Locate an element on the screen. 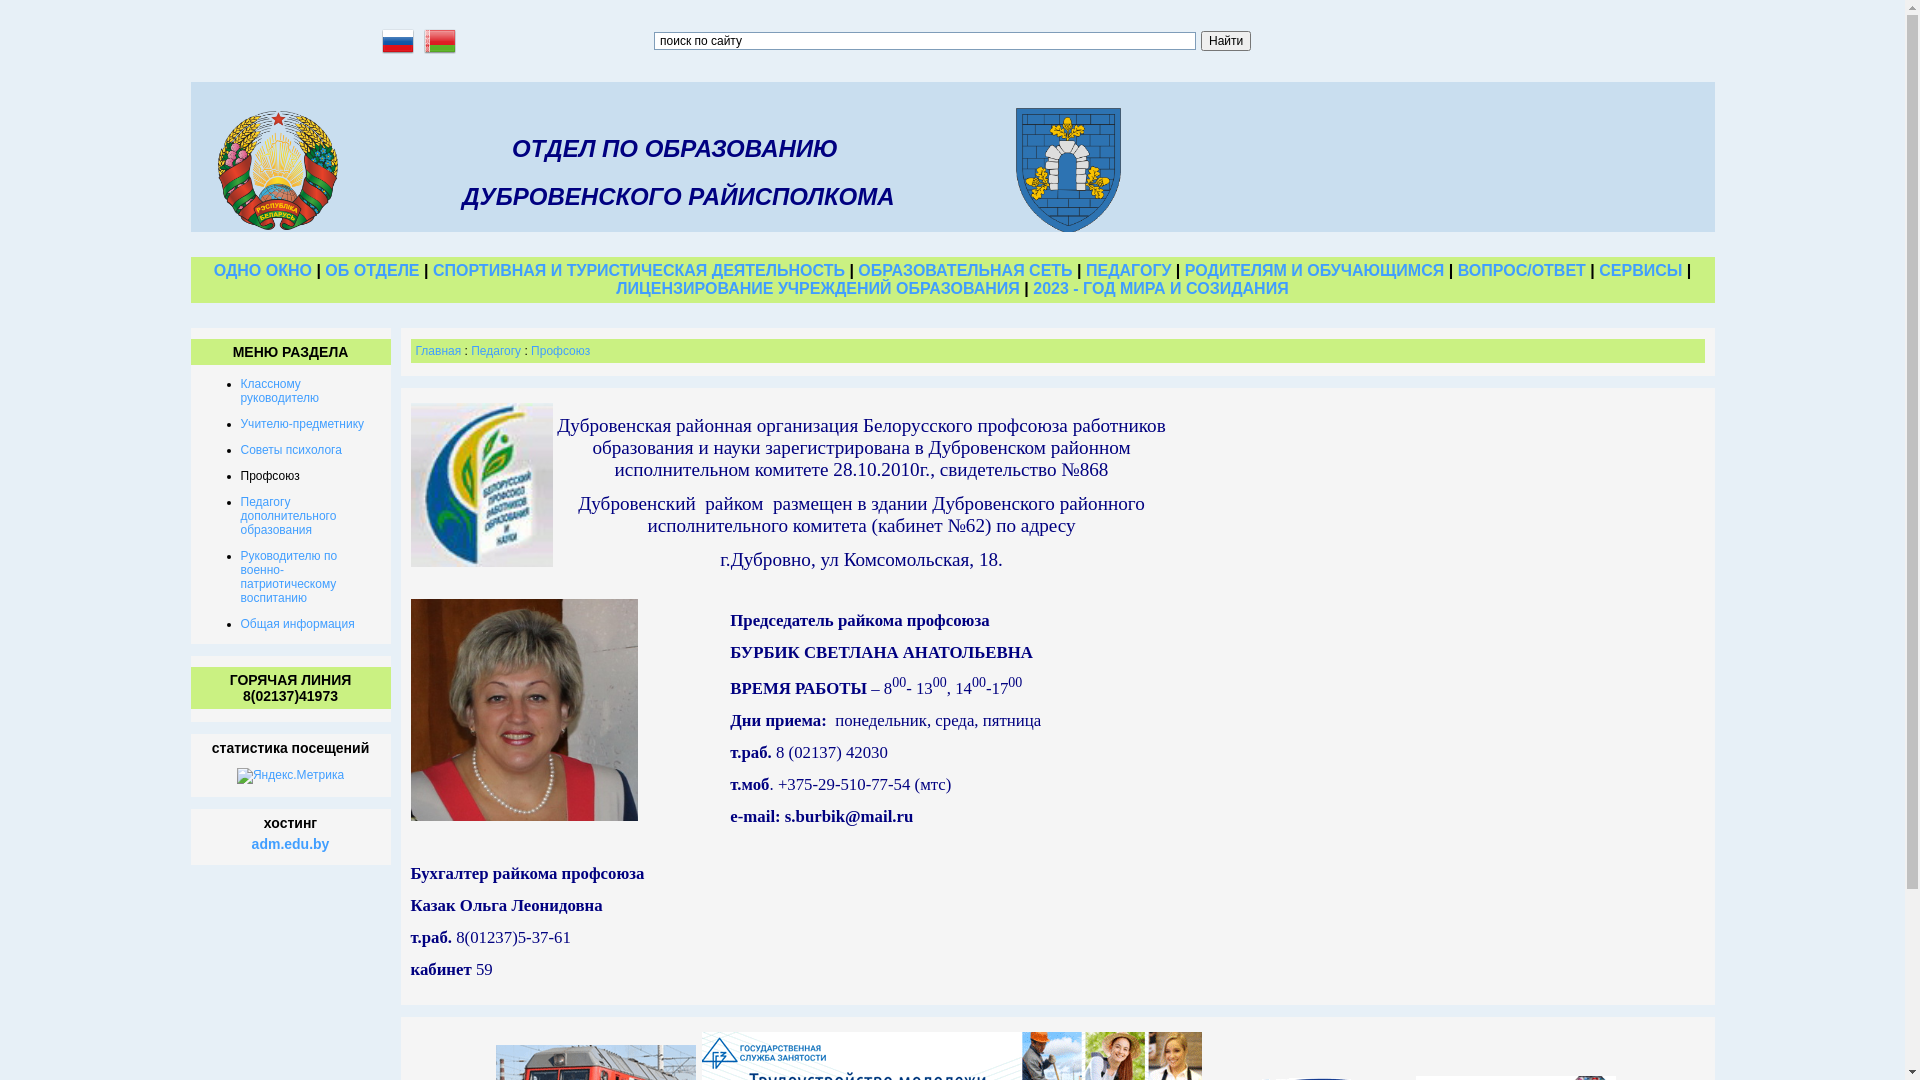 This screenshot has height=1080, width=1920. 'adm.edu.by' is located at coordinates (290, 844).